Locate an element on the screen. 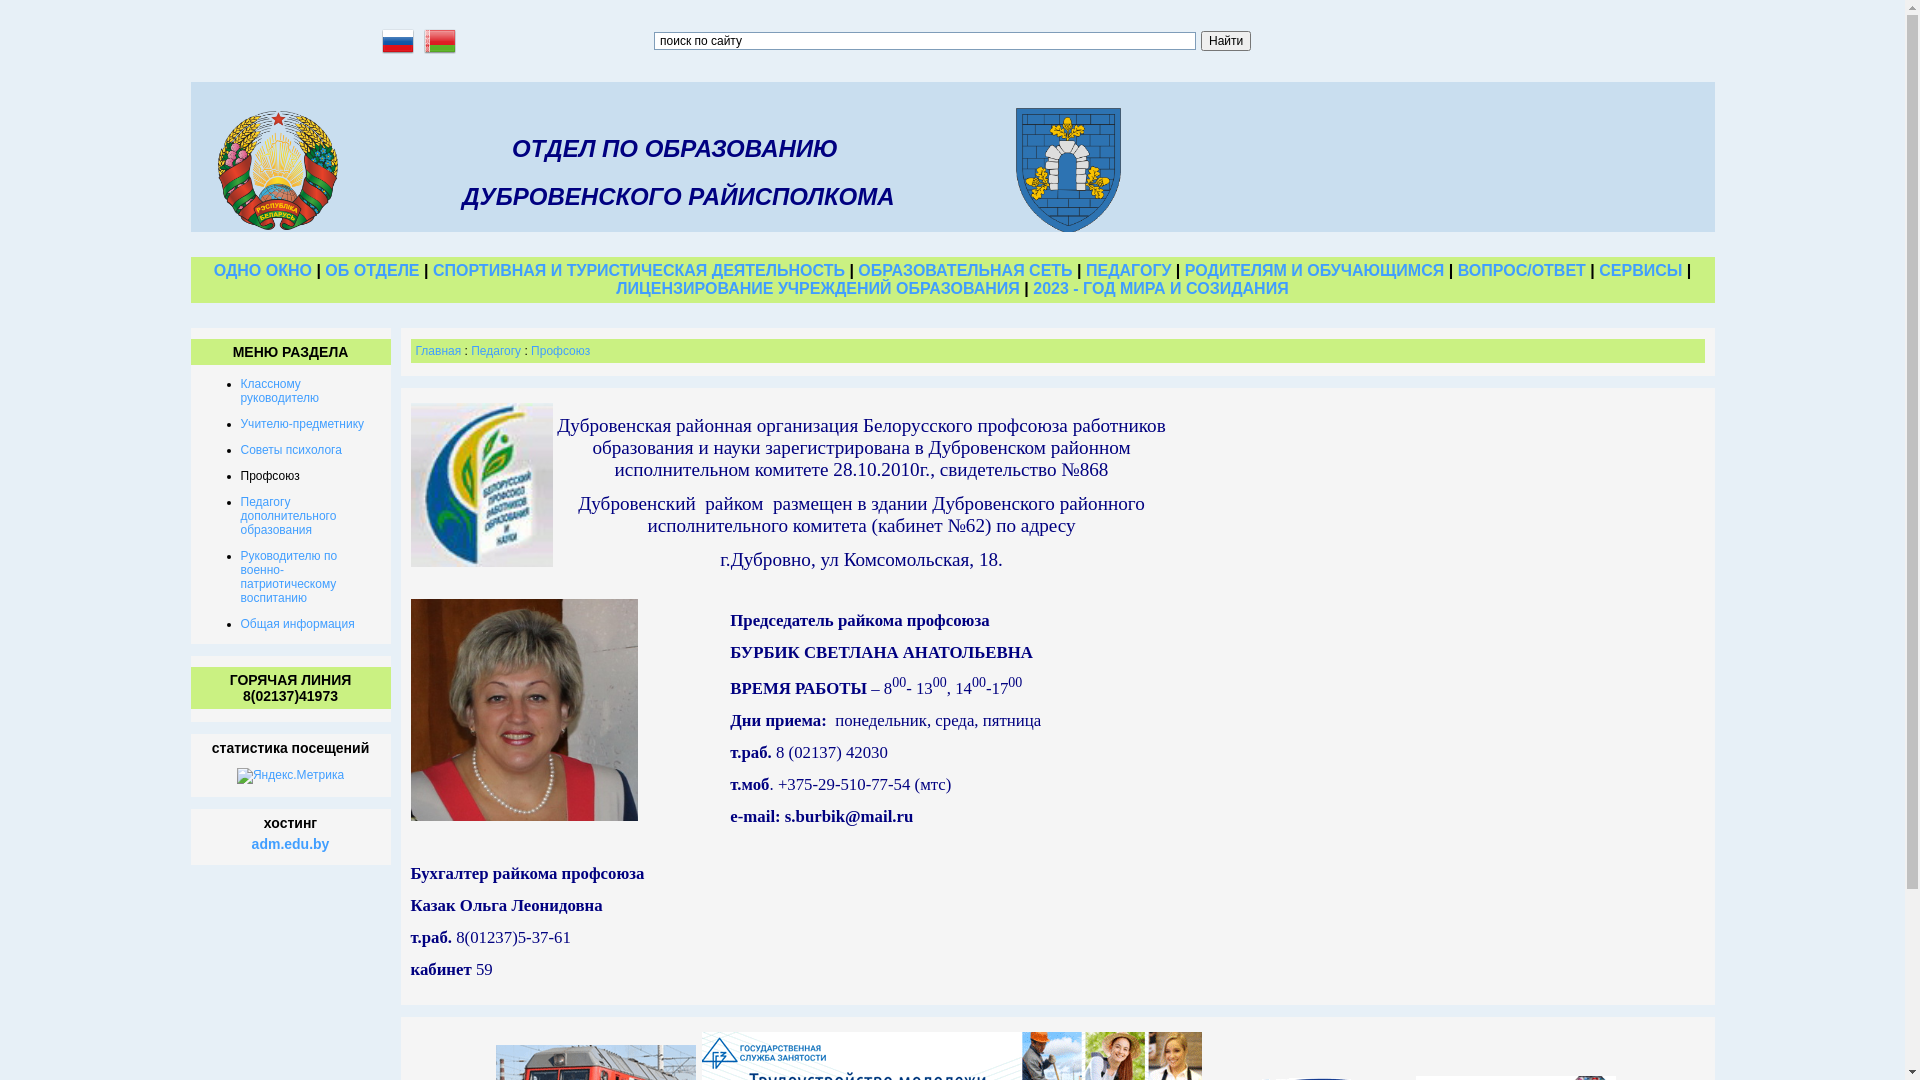 This screenshot has height=1080, width=1920. 'adm.edu.by' is located at coordinates (290, 844).